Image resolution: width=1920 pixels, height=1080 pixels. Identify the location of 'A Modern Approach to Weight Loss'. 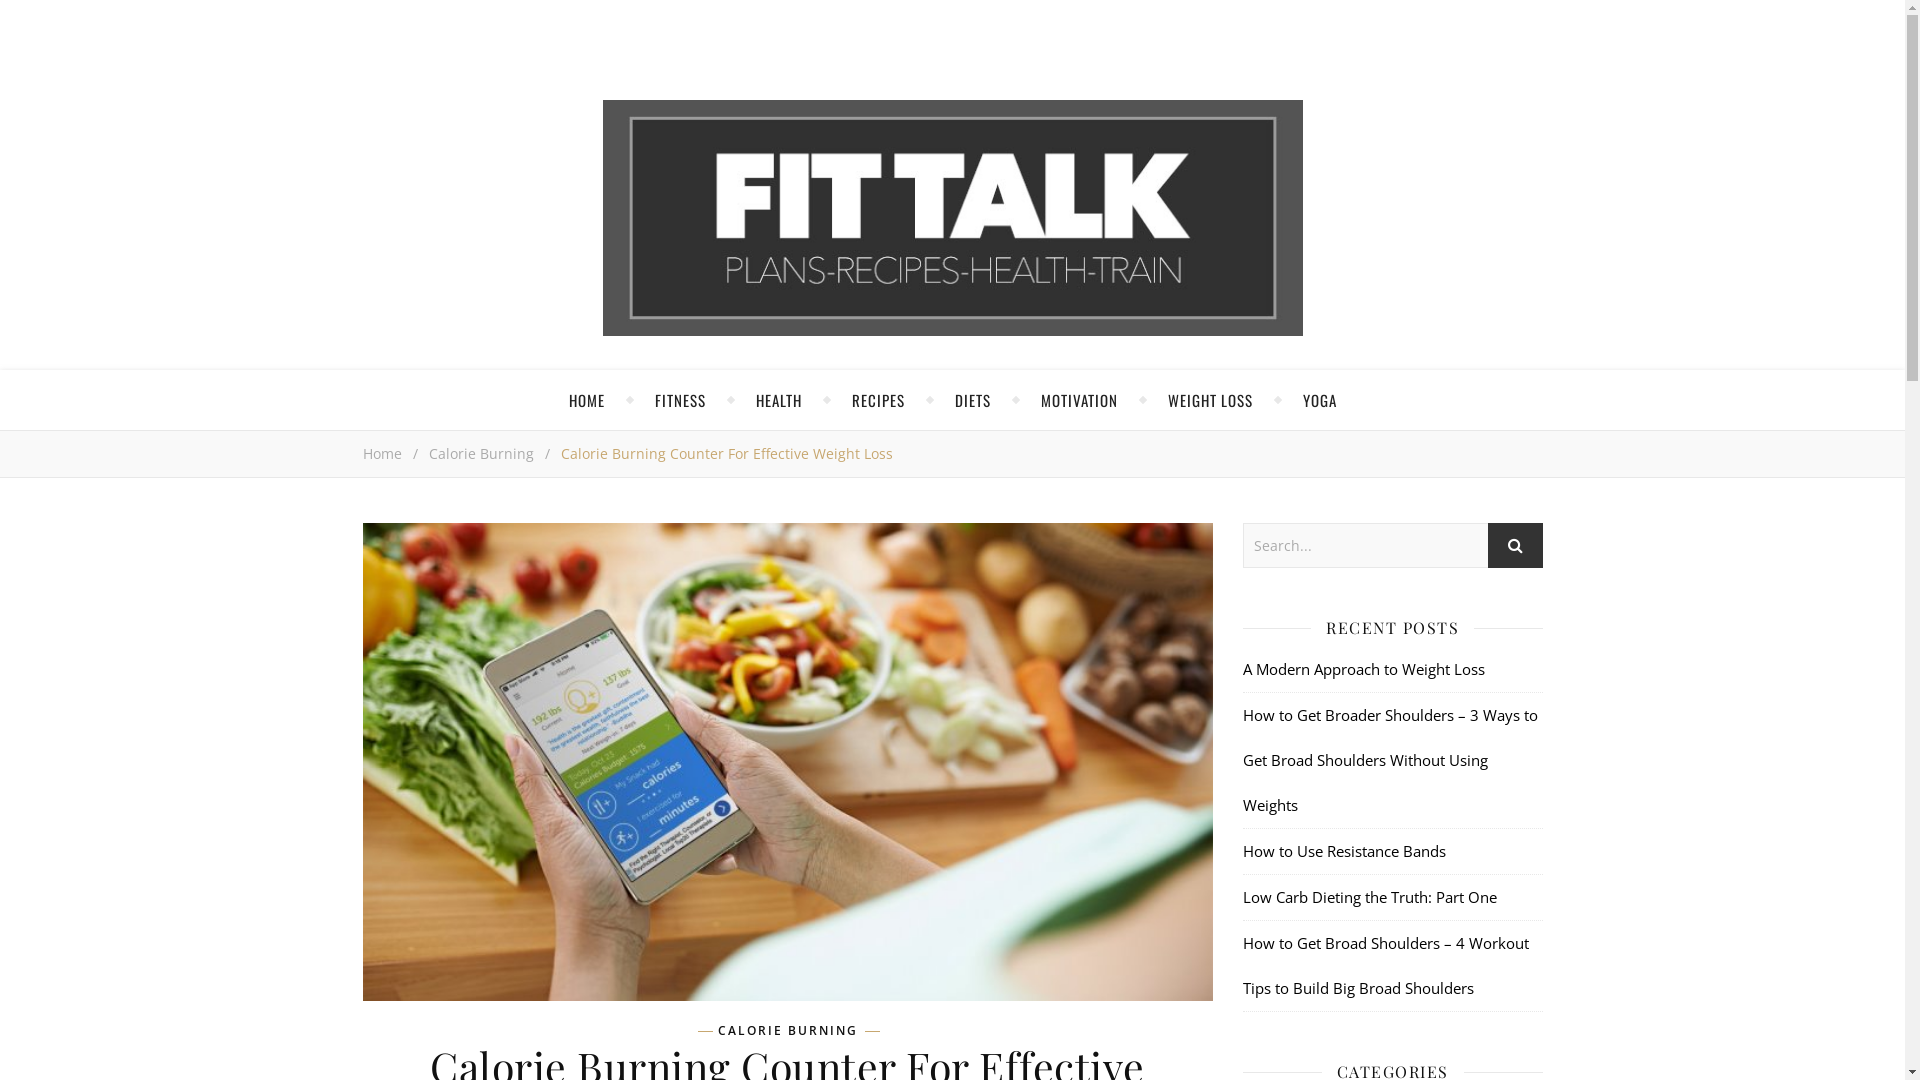
(1362, 668).